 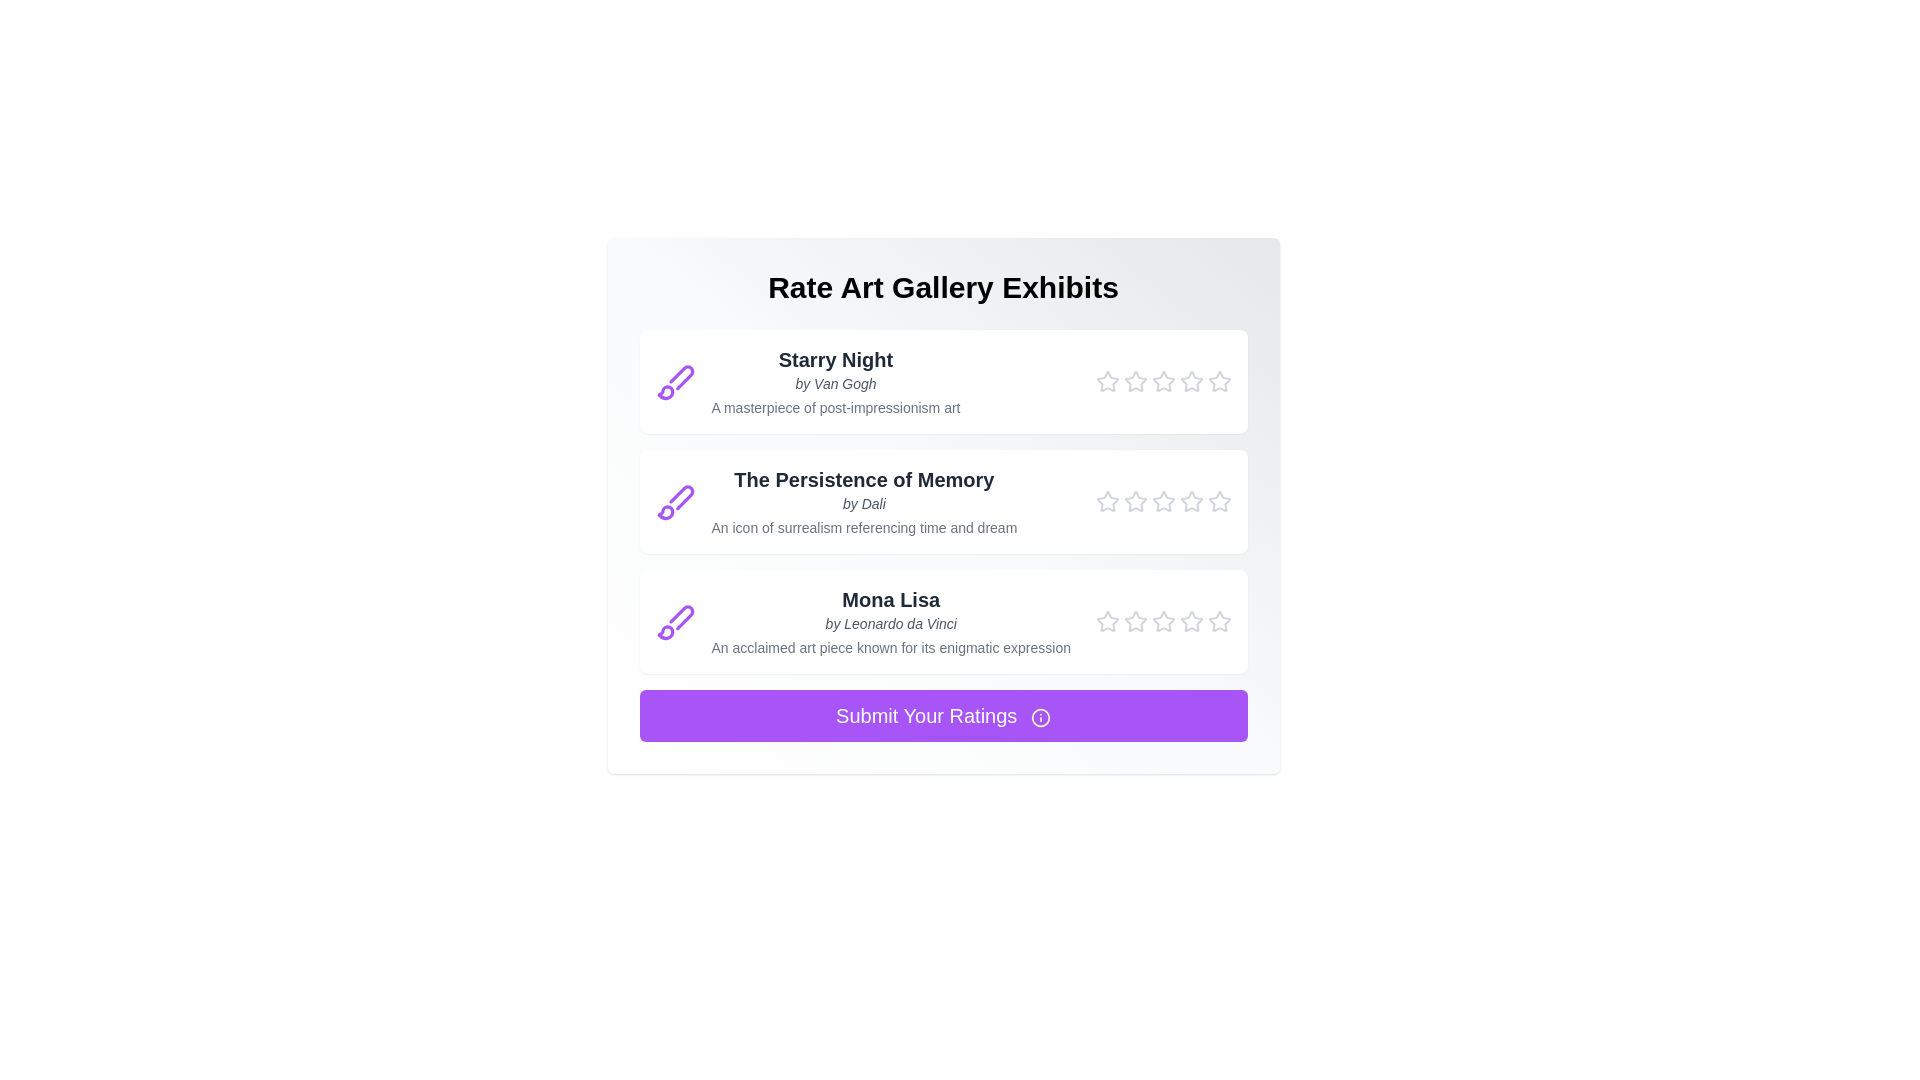 What do you see at coordinates (1135, 381) in the screenshot?
I see `the star corresponding to 2 stars to preview the rating` at bounding box center [1135, 381].